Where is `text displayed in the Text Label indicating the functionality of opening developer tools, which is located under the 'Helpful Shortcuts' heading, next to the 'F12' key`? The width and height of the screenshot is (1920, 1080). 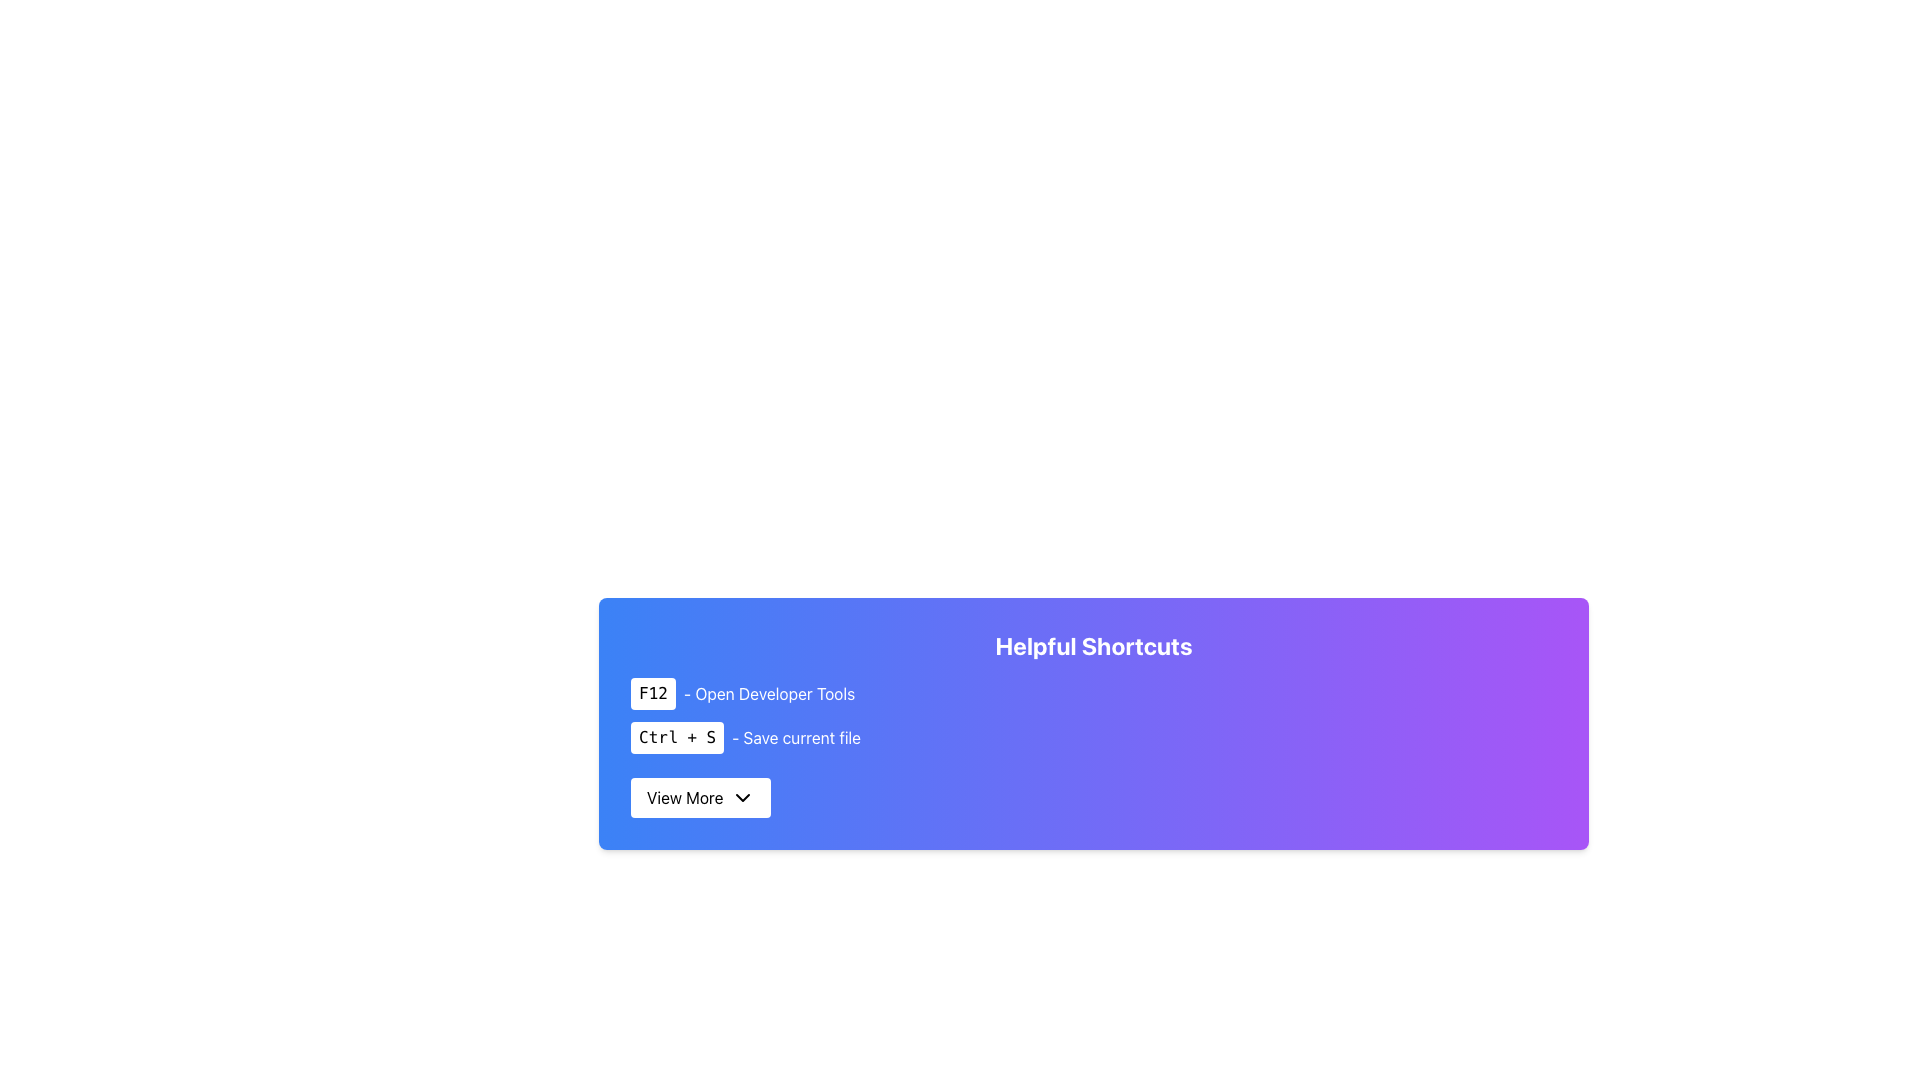 text displayed in the Text Label indicating the functionality of opening developer tools, which is located under the 'Helpful Shortcuts' heading, next to the 'F12' key is located at coordinates (768, 693).